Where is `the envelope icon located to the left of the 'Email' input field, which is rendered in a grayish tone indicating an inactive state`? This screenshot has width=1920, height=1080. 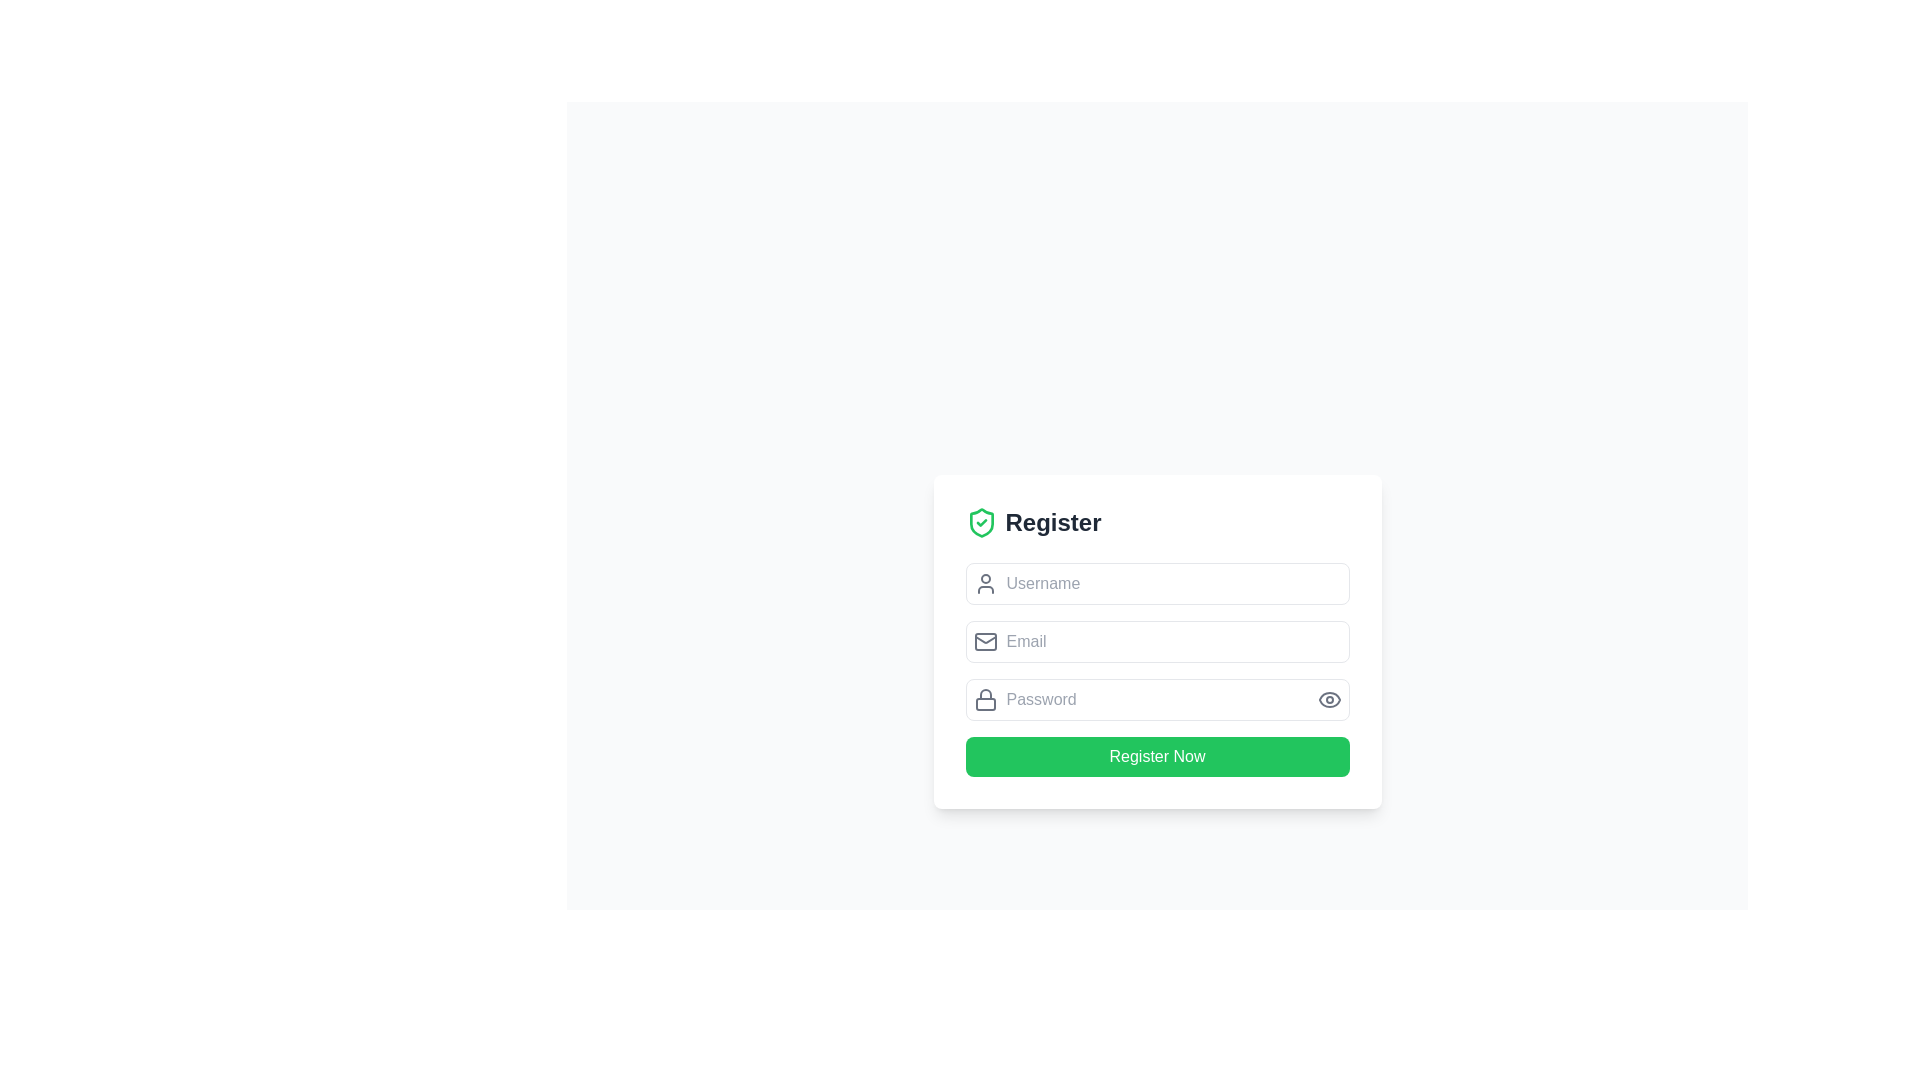
the envelope icon located to the left of the 'Email' input field, which is rendered in a grayish tone indicating an inactive state is located at coordinates (985, 641).